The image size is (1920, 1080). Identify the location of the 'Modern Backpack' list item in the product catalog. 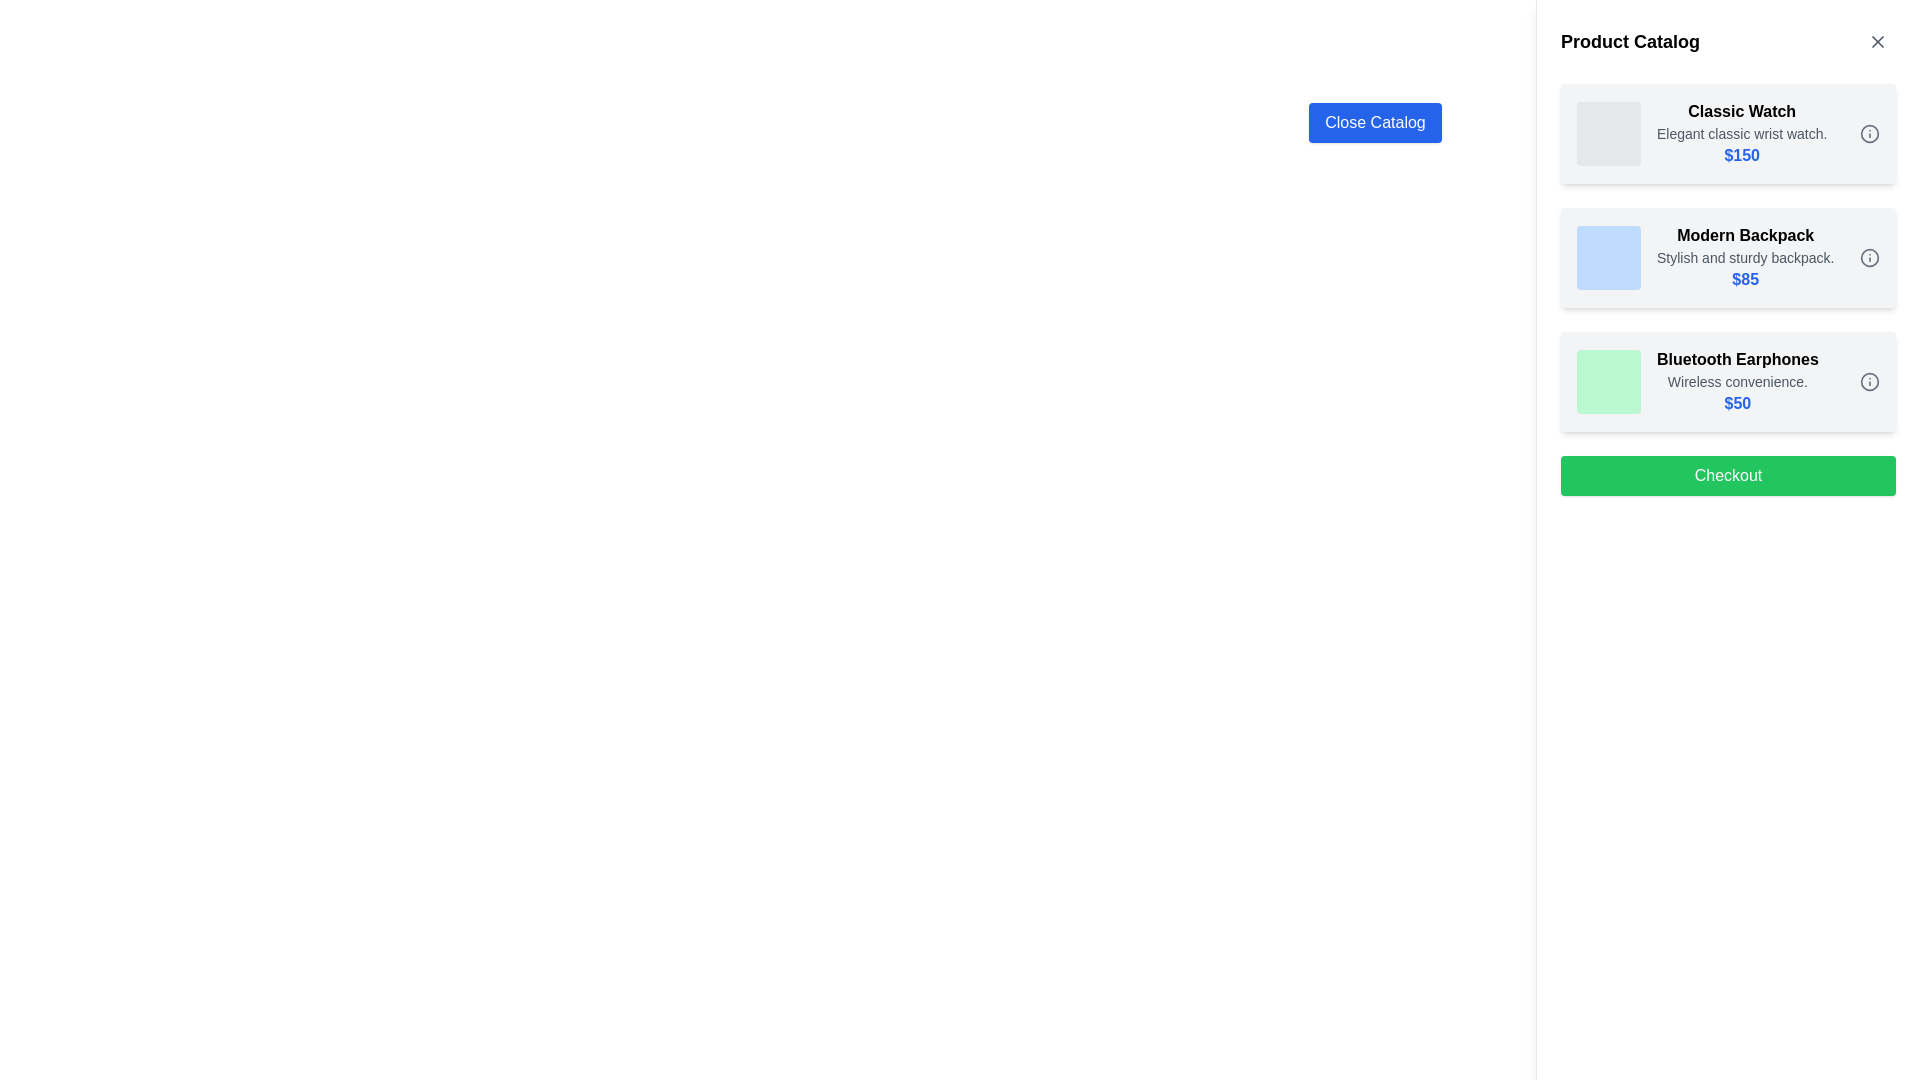
(1704, 257).